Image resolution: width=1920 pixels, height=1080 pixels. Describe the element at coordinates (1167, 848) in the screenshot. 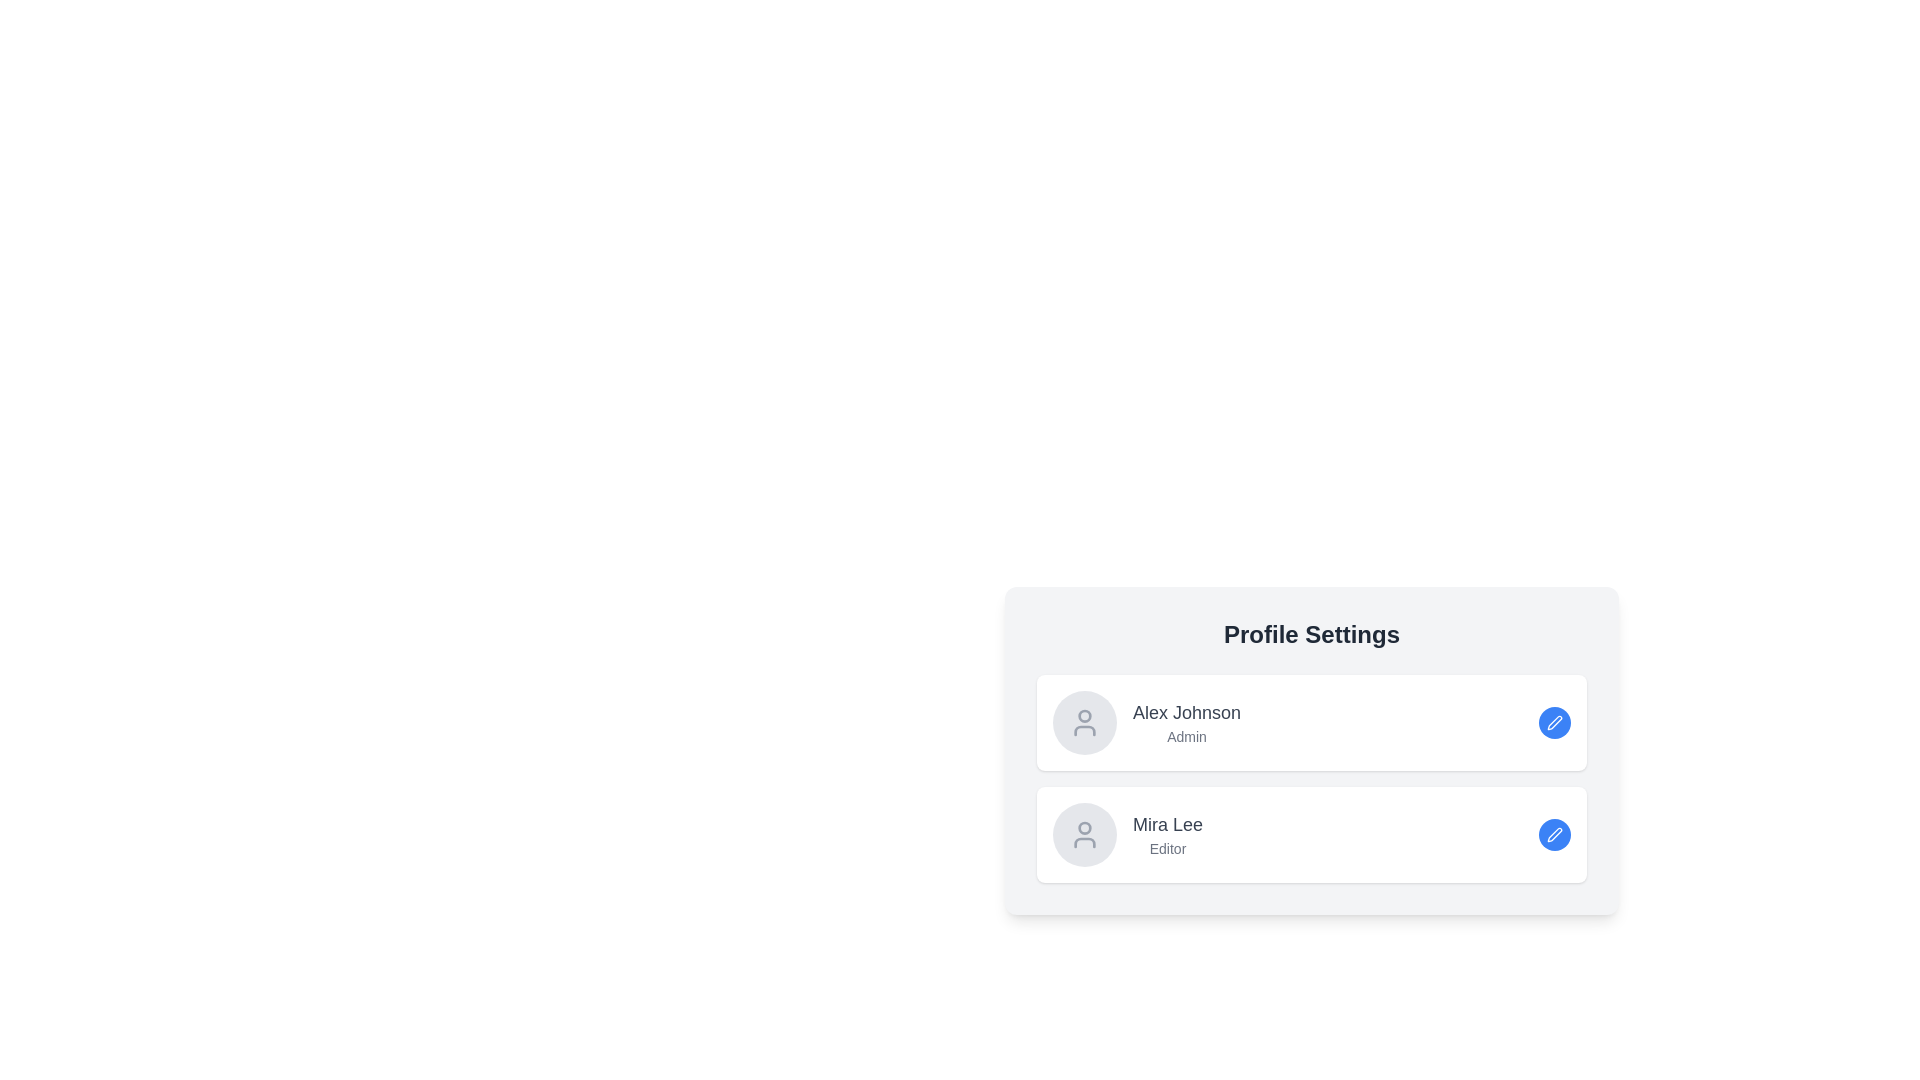

I see `the text label that identifies the user as an editor, located beneath the name 'Mira Lee' in the user profile list` at that location.